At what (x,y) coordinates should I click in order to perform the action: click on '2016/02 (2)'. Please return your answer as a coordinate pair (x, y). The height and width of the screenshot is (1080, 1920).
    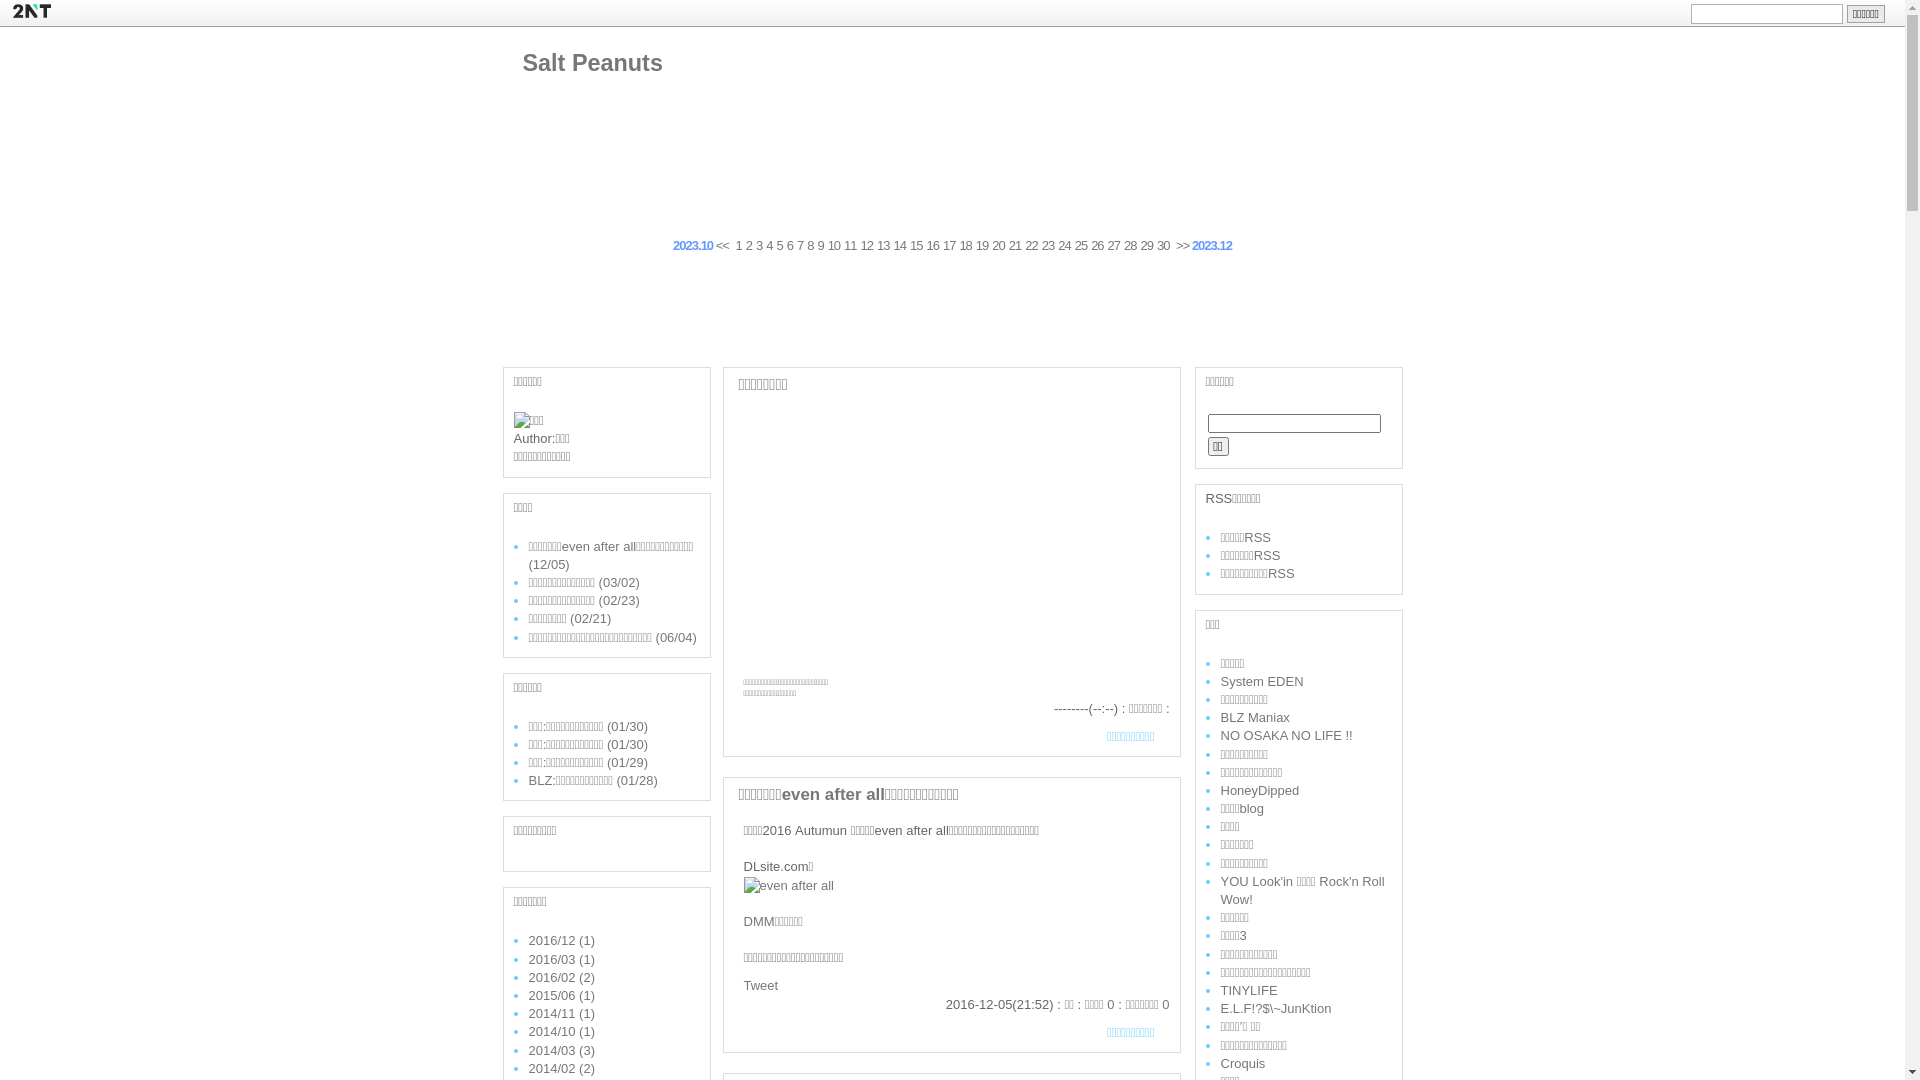
    Looking at the image, I should click on (560, 976).